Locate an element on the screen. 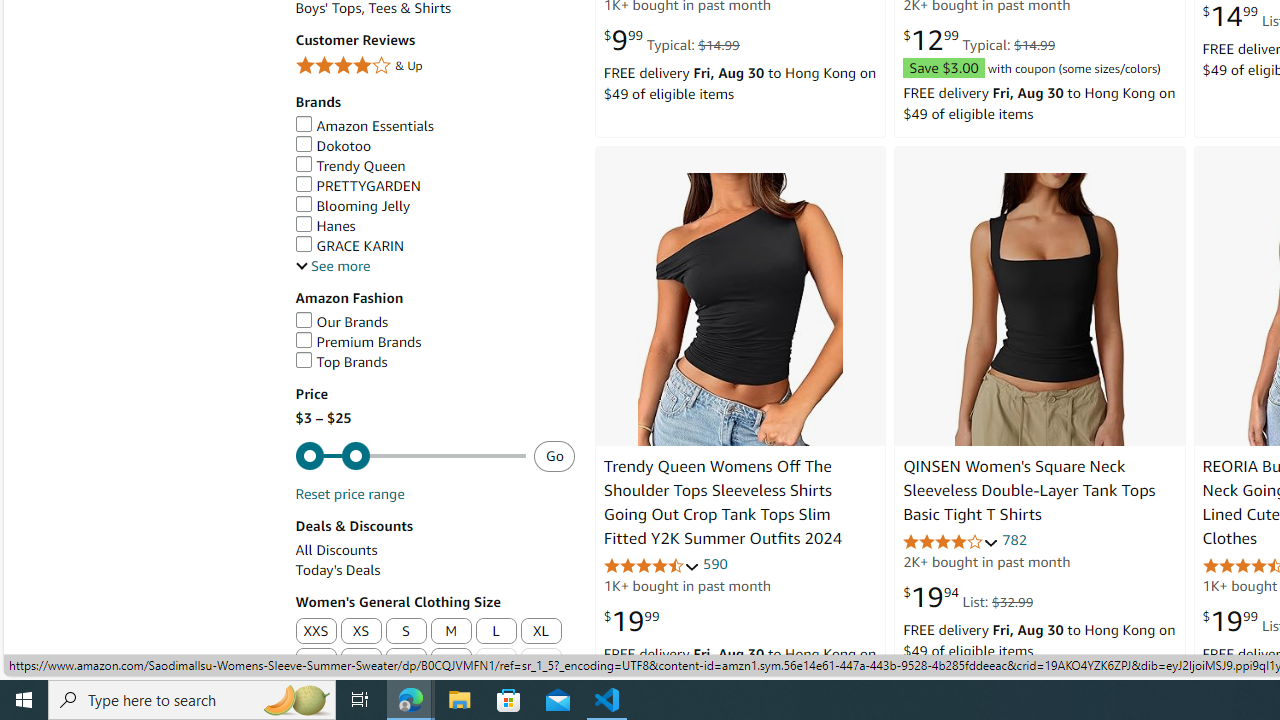  'S' is located at coordinates (405, 631).